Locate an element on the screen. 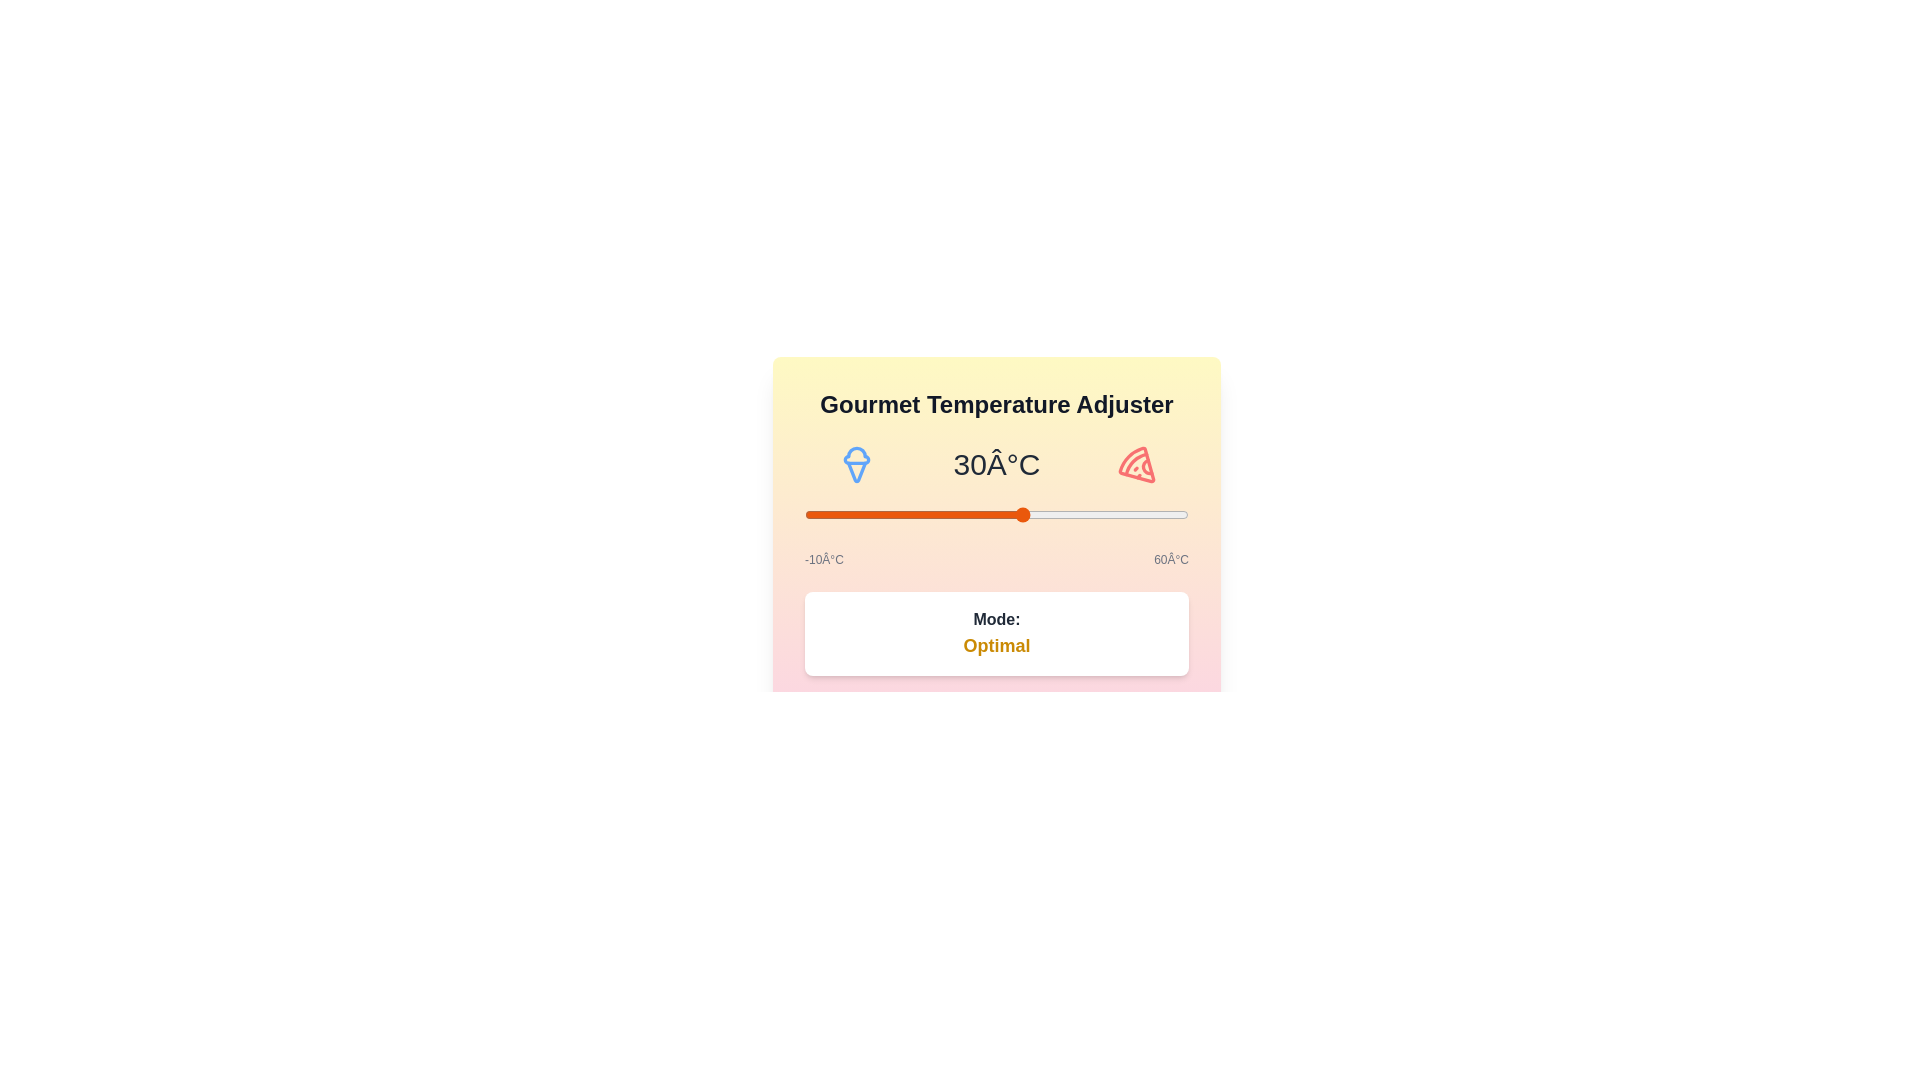 The image size is (1920, 1080). the temperature to 6°C using the slider is located at coordinates (891, 514).